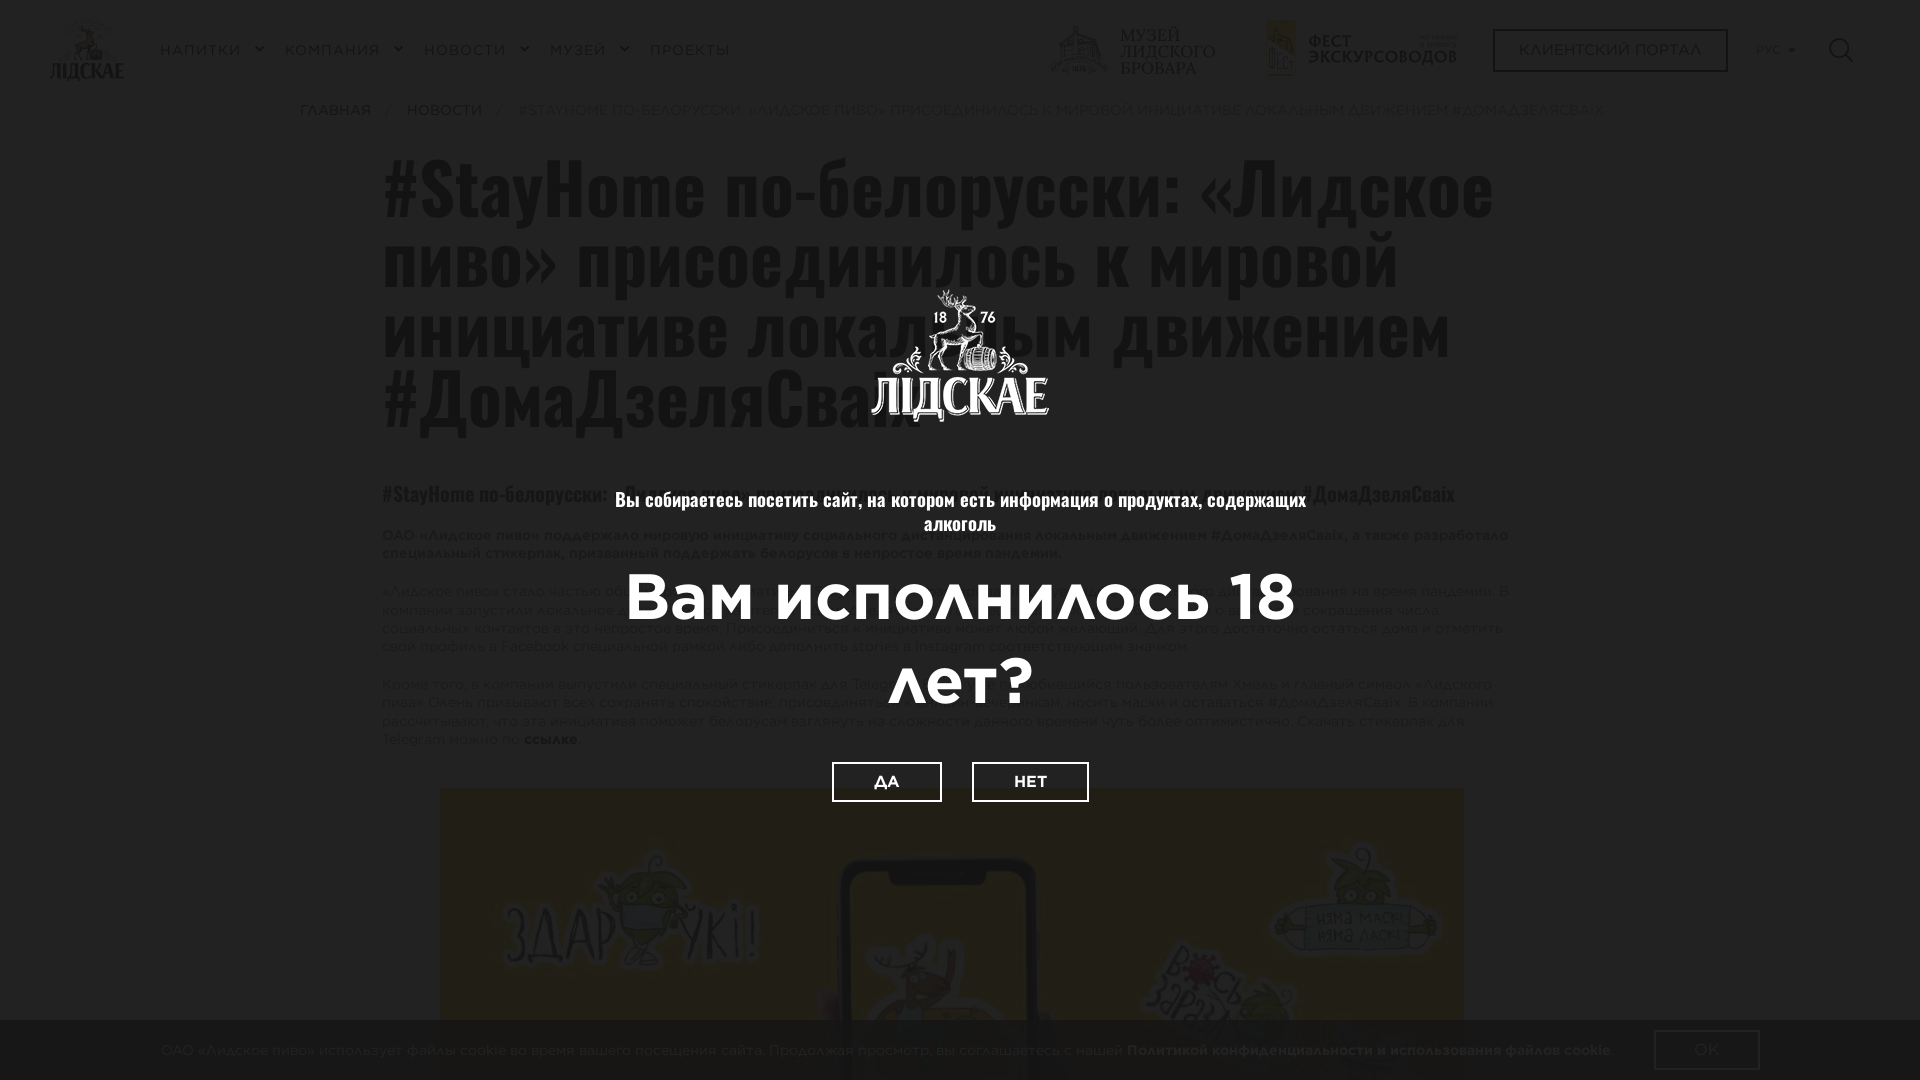 The width and height of the screenshot is (1920, 1080). Describe the element at coordinates (1706, 1048) in the screenshot. I see `'OK'` at that location.